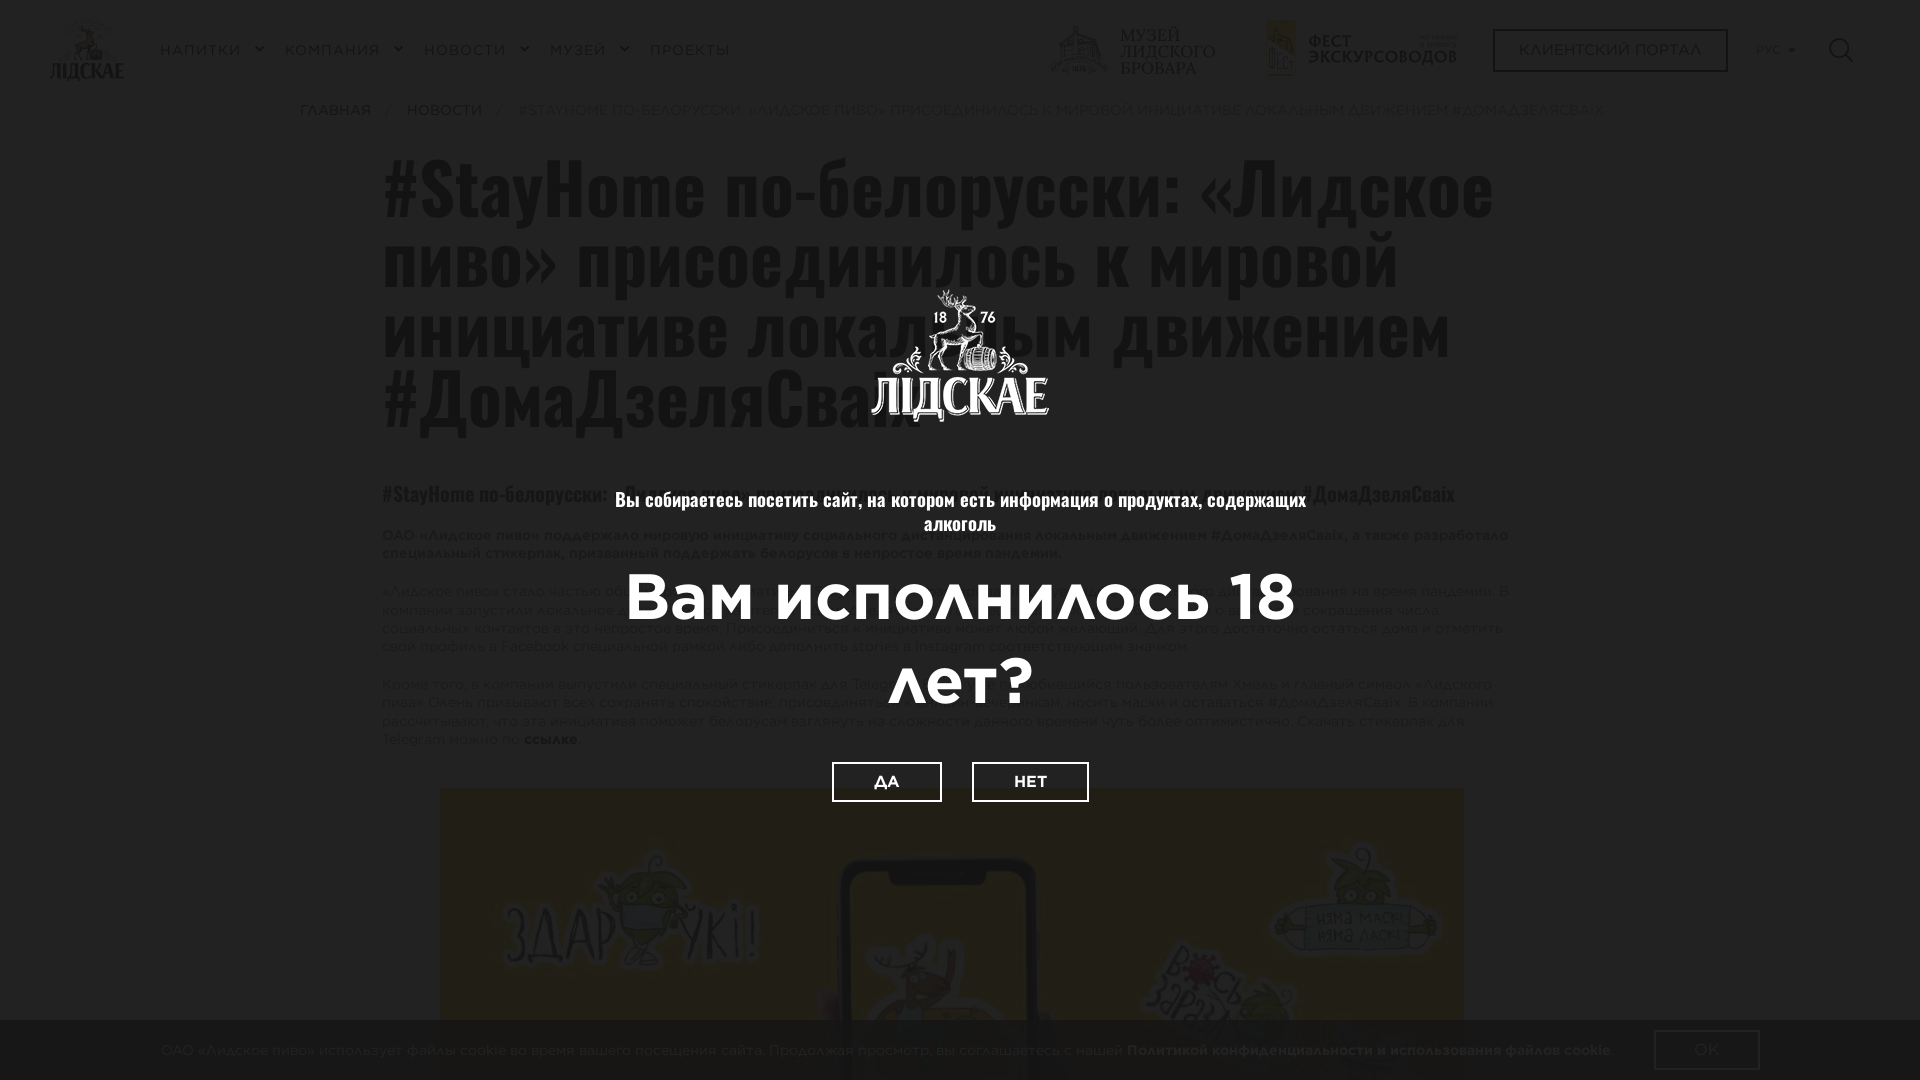 The width and height of the screenshot is (1920, 1080). Describe the element at coordinates (1706, 1048) in the screenshot. I see `'OK'` at that location.